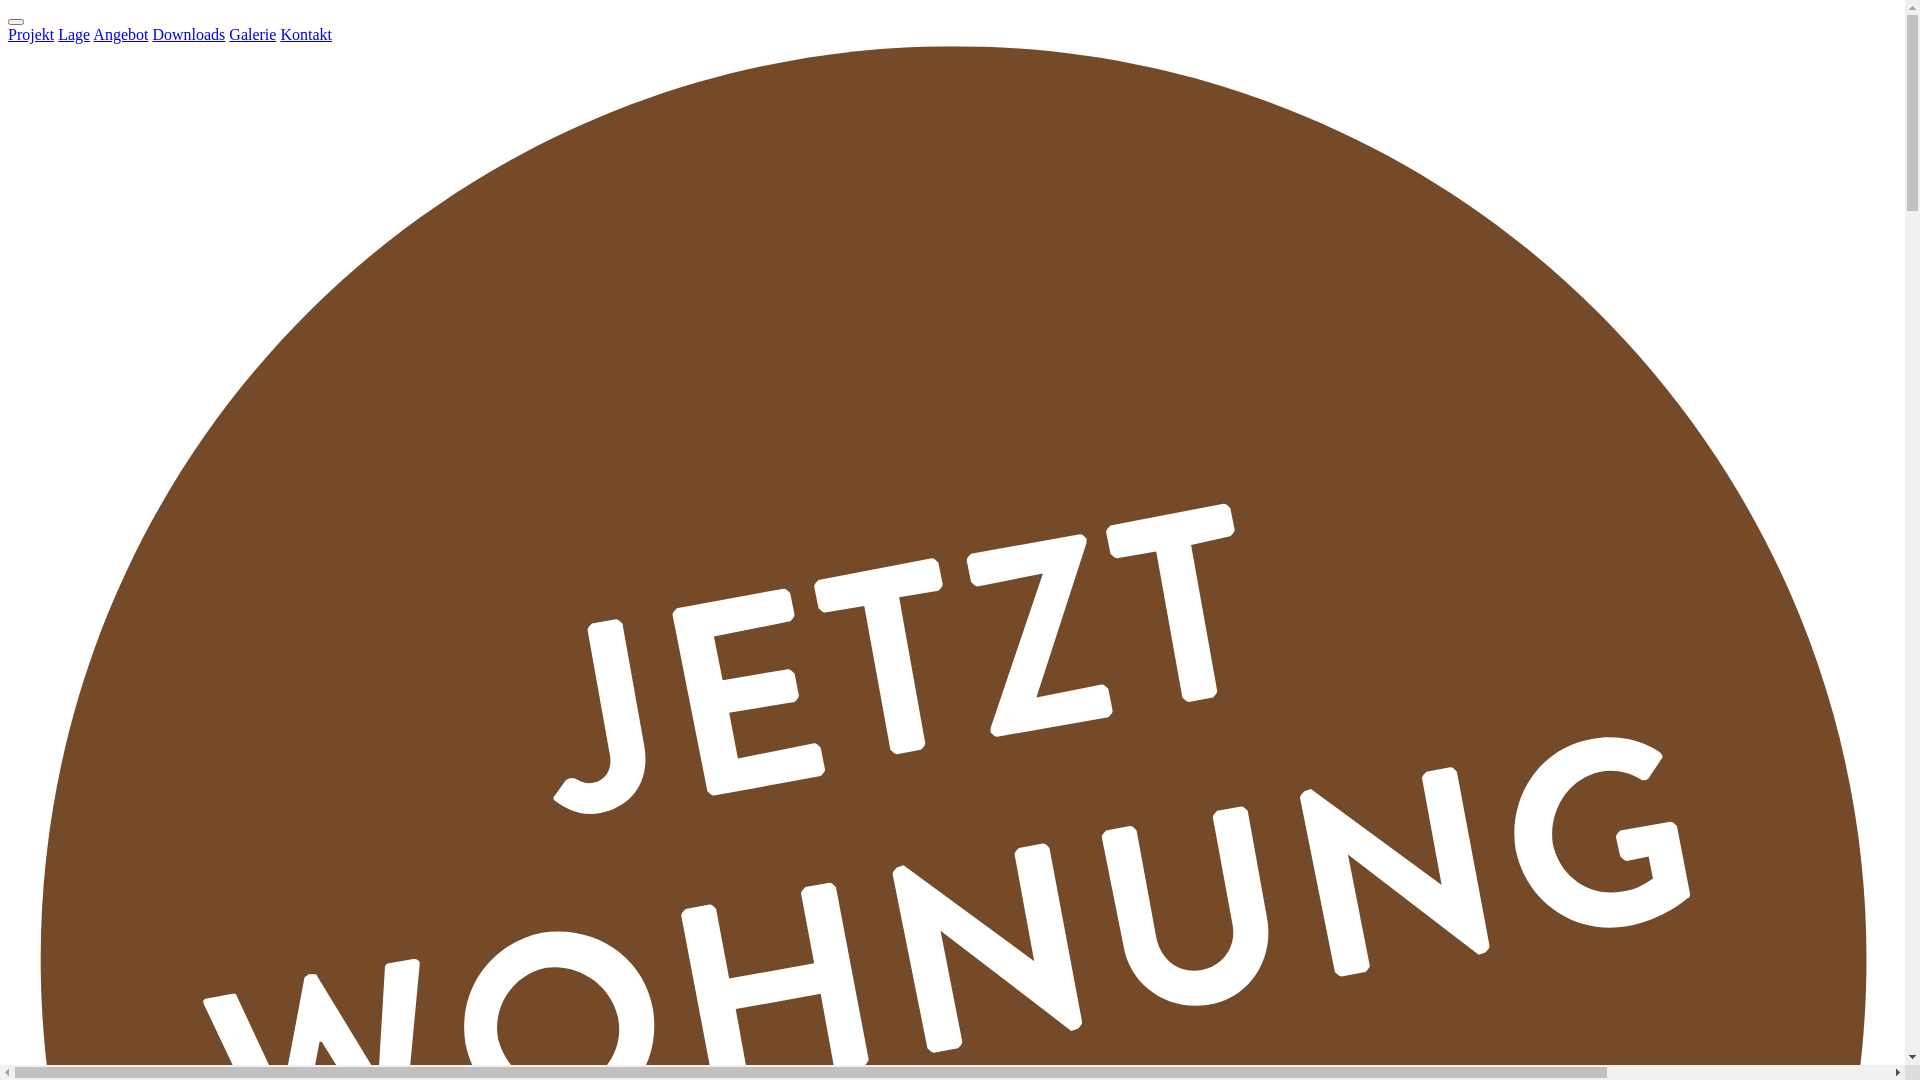  I want to click on 'Projekt', so click(30, 34).